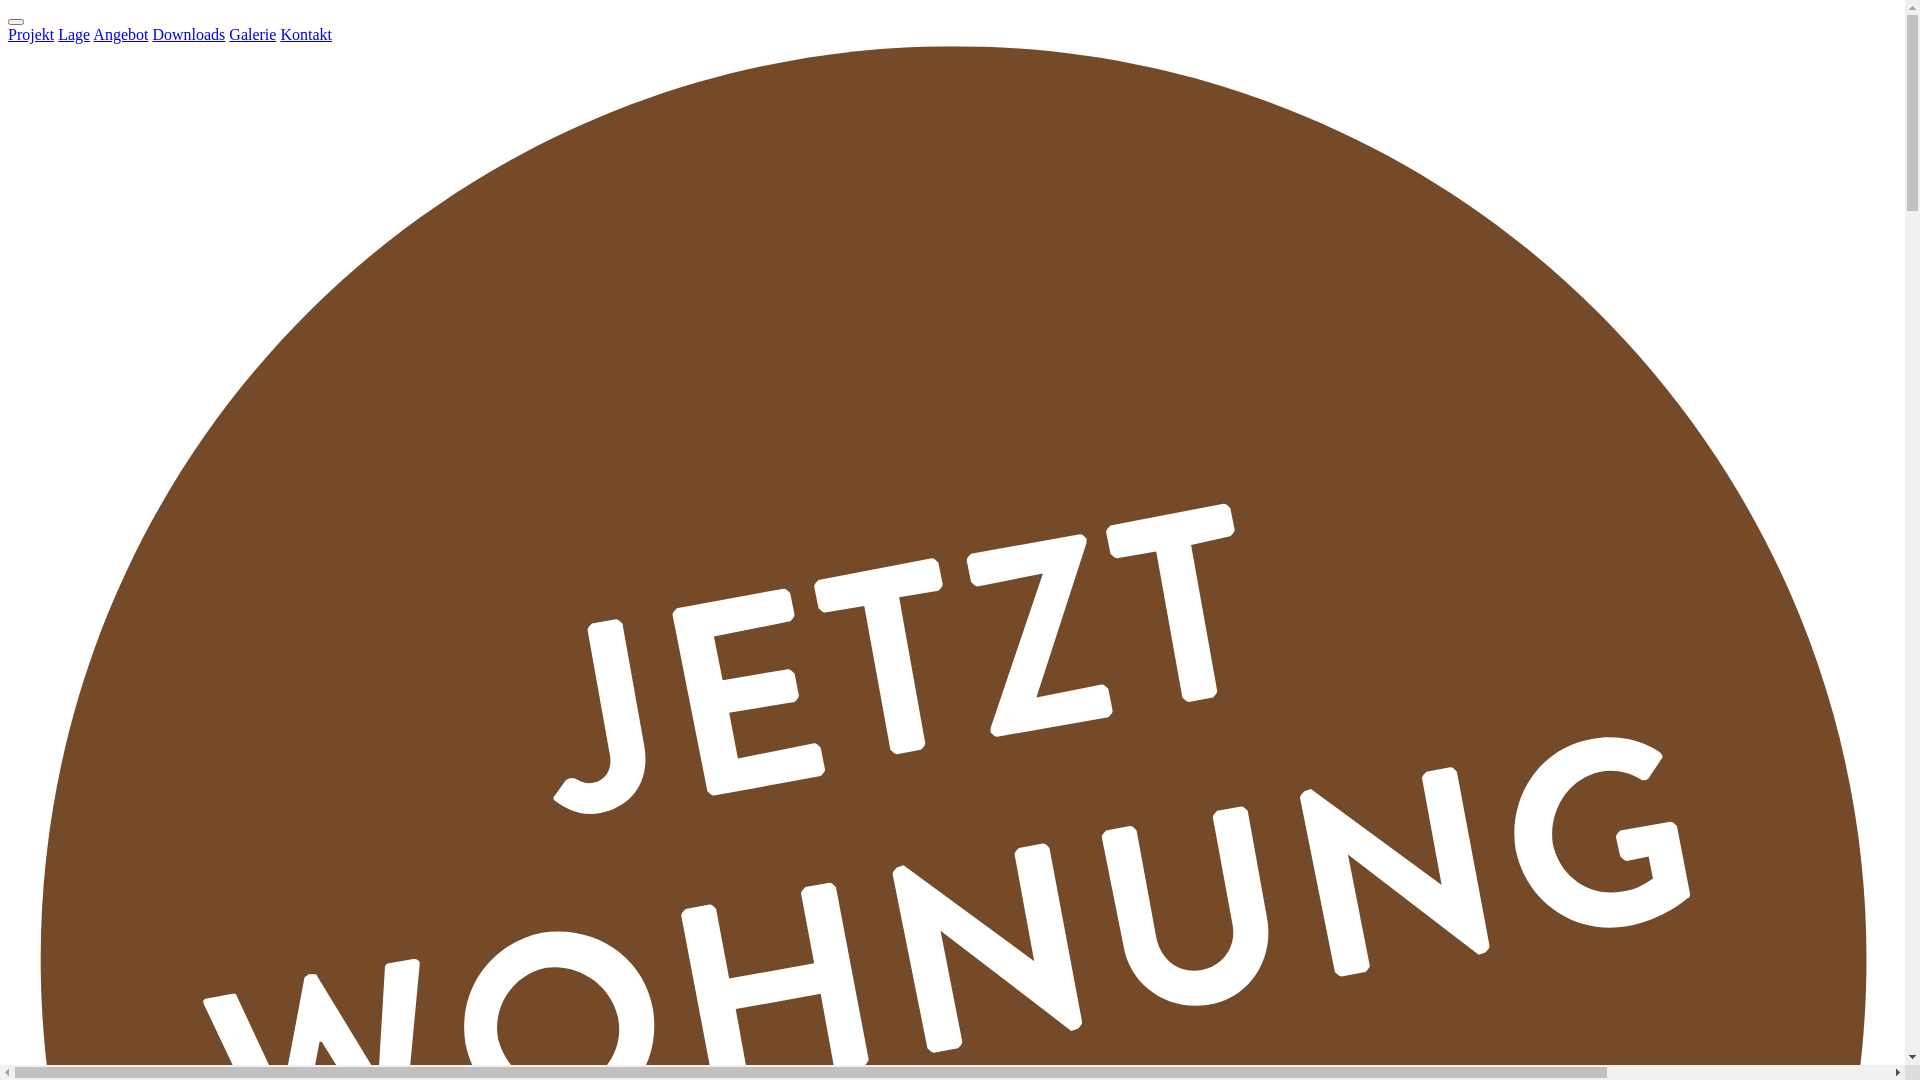  I want to click on 'Projekt', so click(30, 34).